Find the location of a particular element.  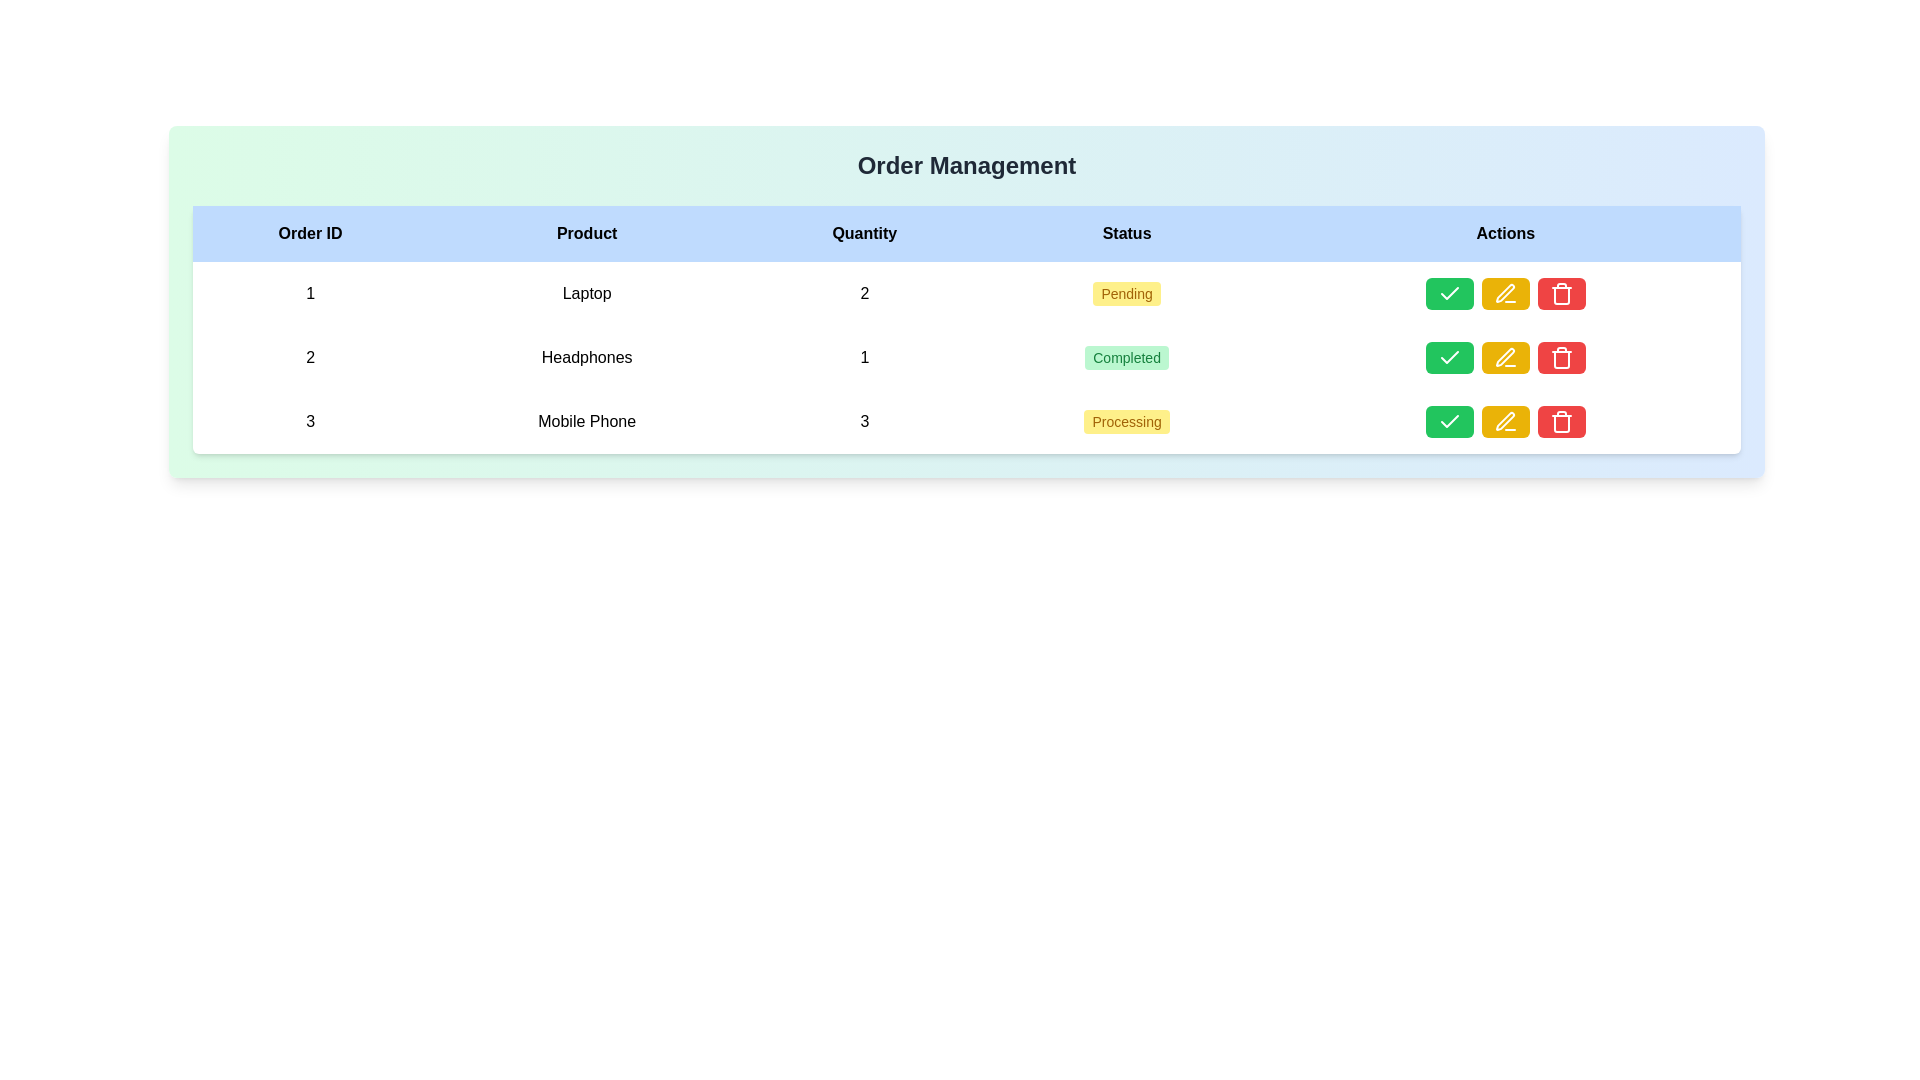

the static text display element labeled 'Laptop' which is located in the 'Product' column of the table for 'Order ID 1' is located at coordinates (586, 293).